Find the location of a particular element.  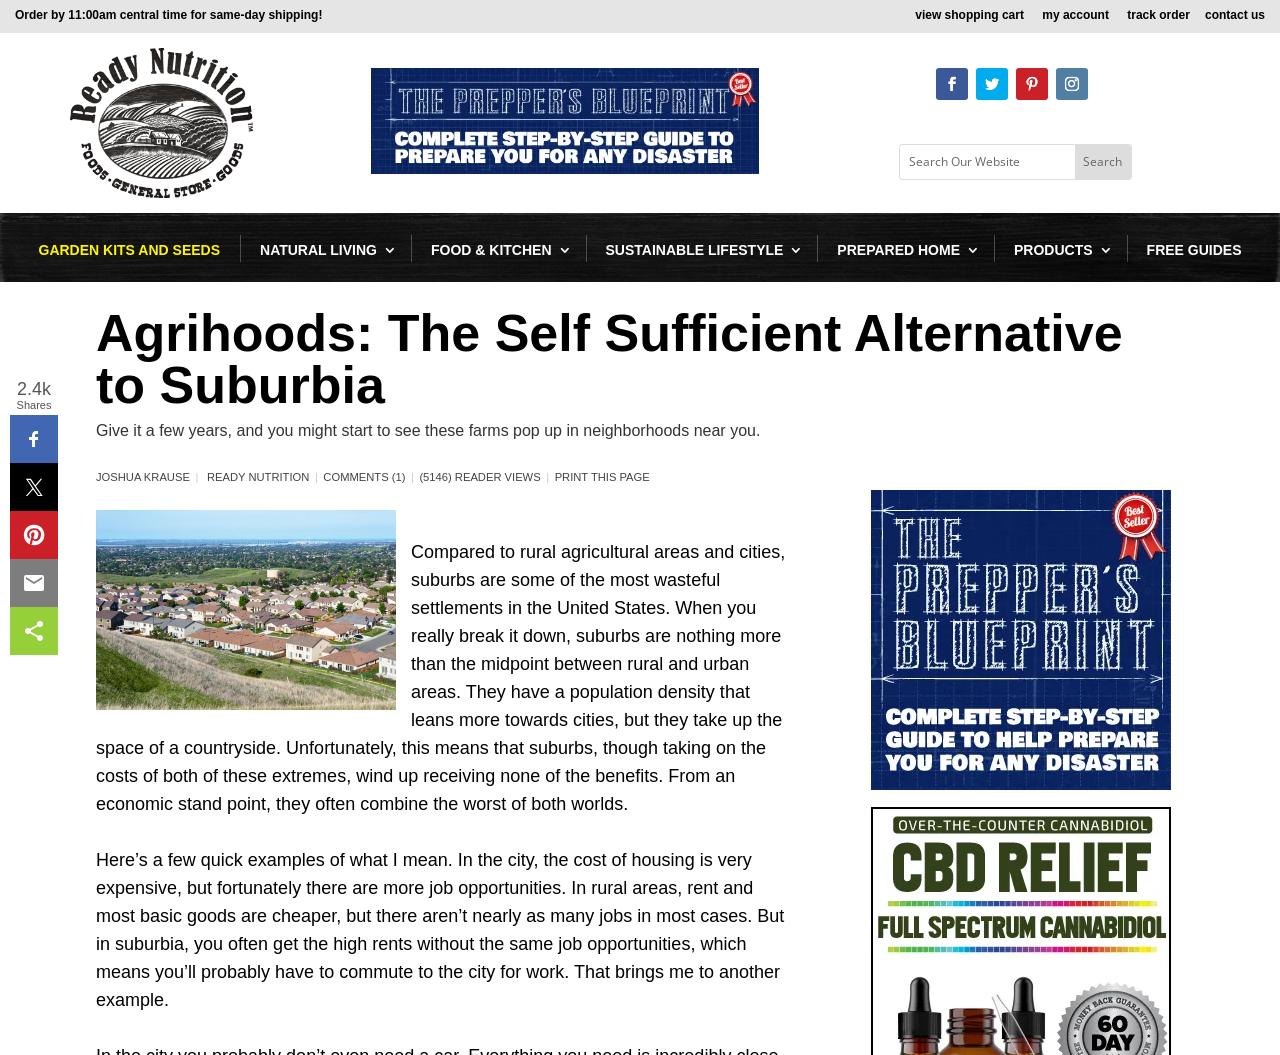

'Joshua Krause' is located at coordinates (141, 476).